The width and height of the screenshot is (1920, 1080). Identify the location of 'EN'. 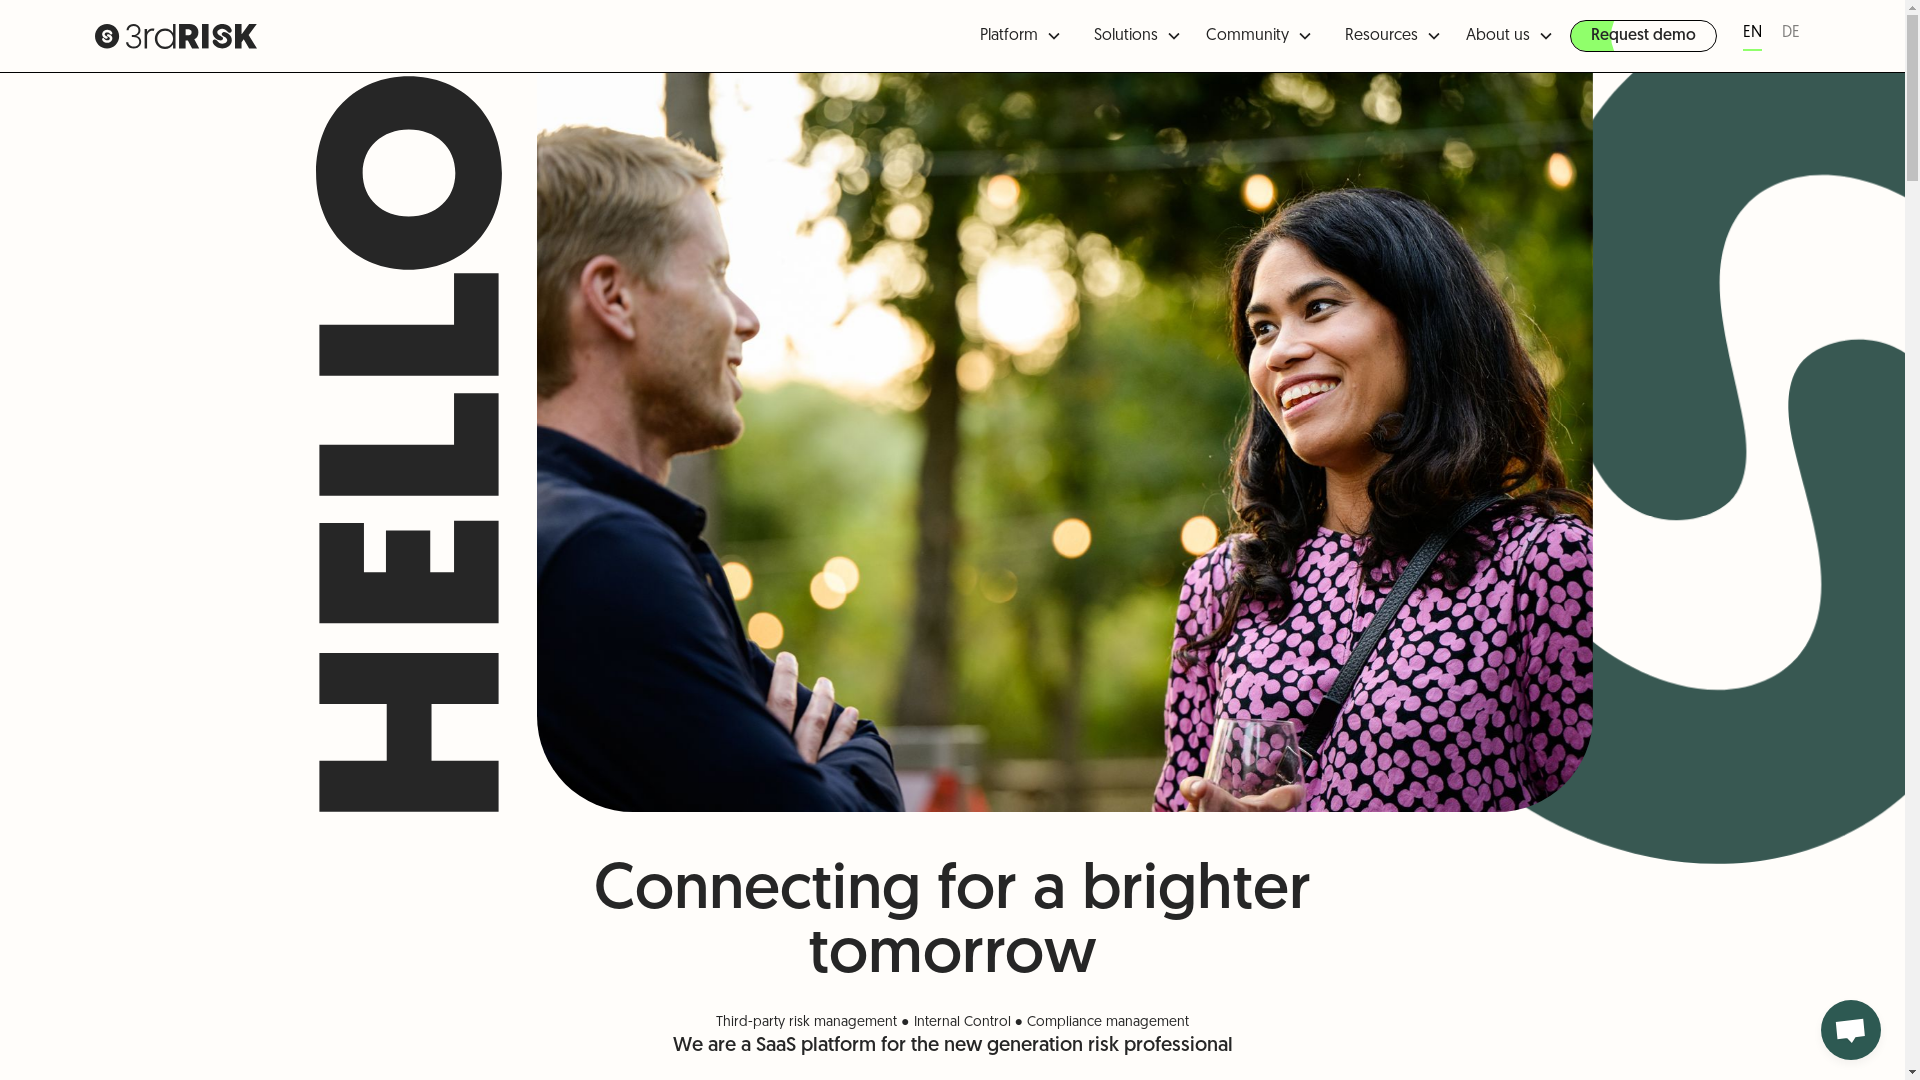
(1751, 35).